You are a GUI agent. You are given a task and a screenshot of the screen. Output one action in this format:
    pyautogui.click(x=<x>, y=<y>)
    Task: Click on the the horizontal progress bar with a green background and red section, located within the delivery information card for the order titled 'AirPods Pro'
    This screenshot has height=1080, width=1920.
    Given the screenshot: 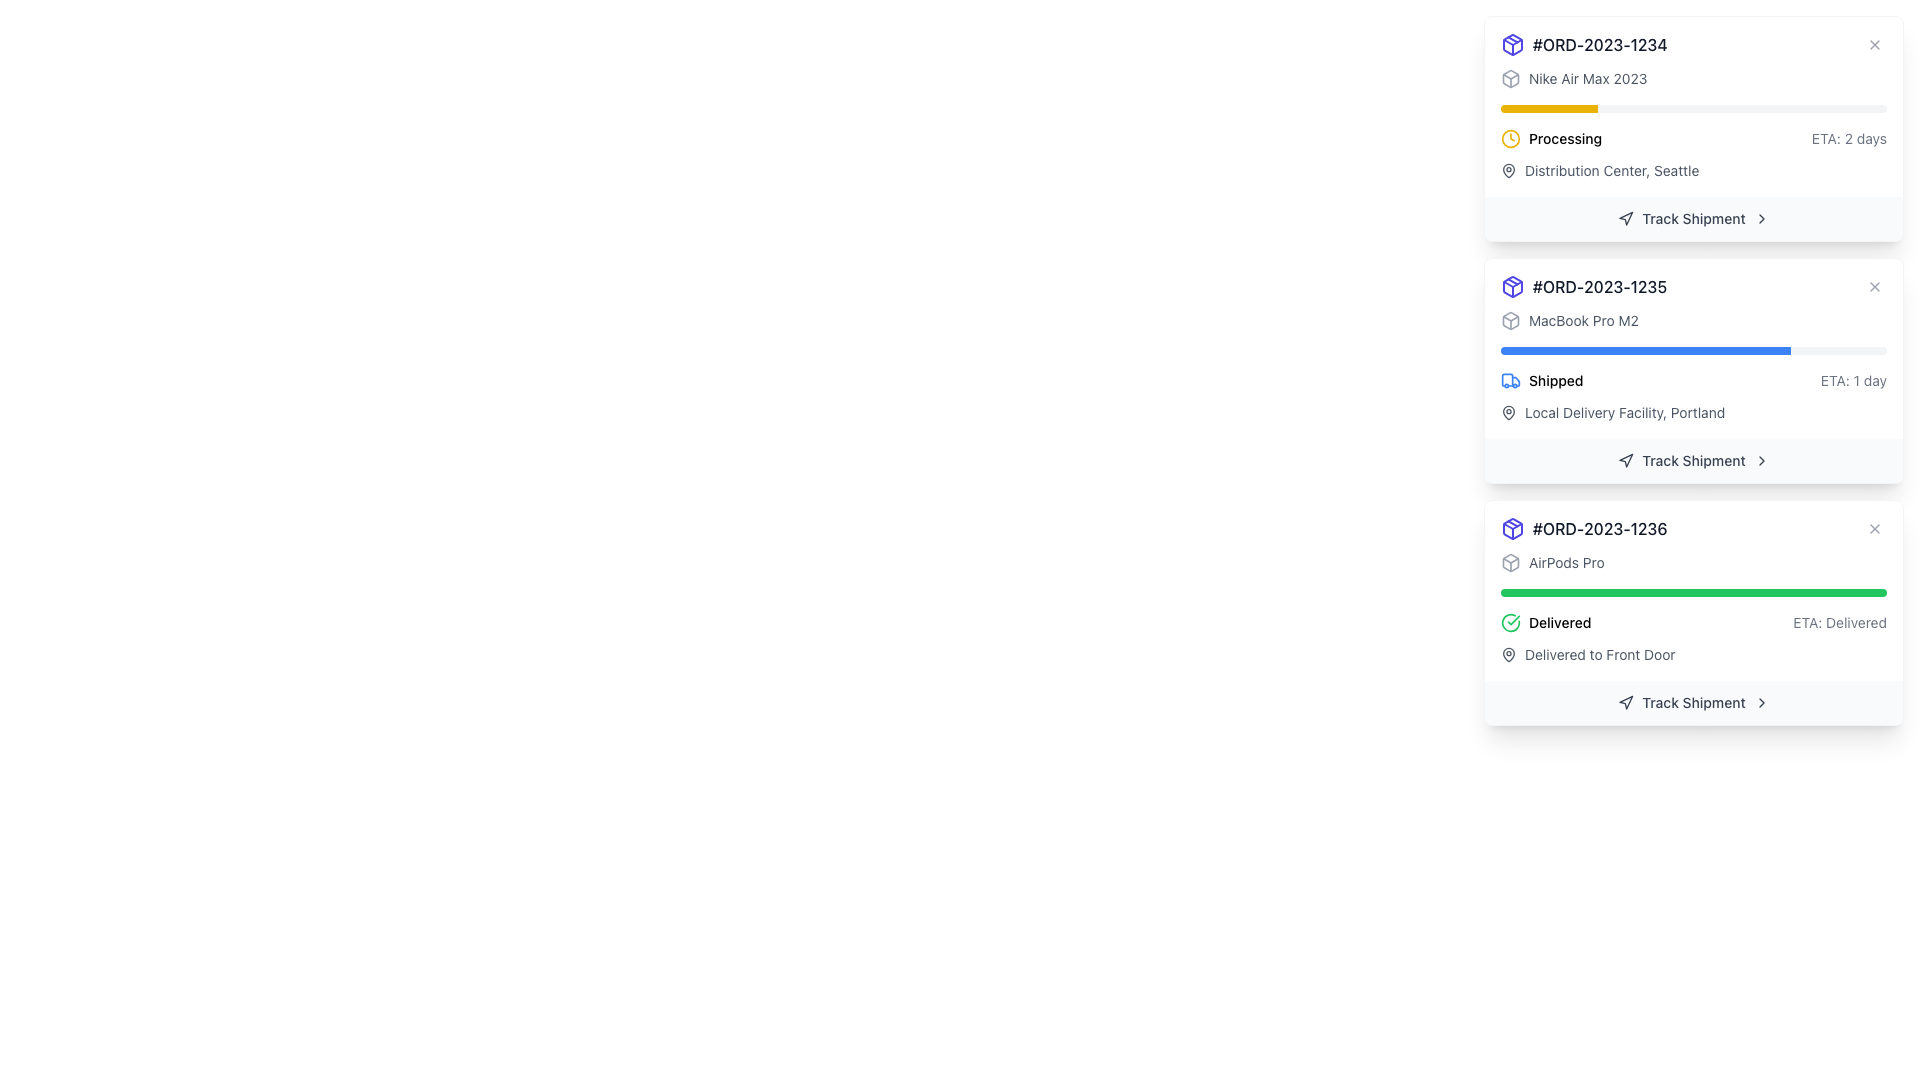 What is the action you would take?
    pyautogui.click(x=1693, y=592)
    